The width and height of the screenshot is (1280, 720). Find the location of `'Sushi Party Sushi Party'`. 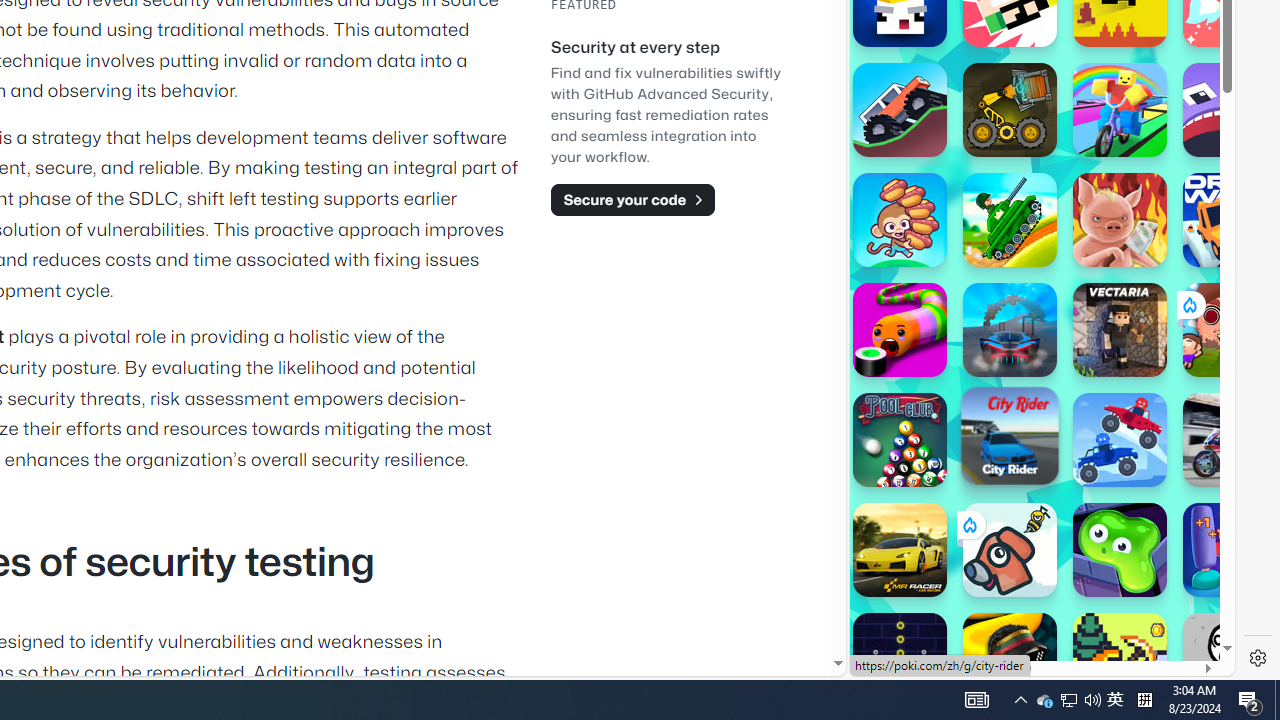

'Sushi Party Sushi Party' is located at coordinates (898, 329).